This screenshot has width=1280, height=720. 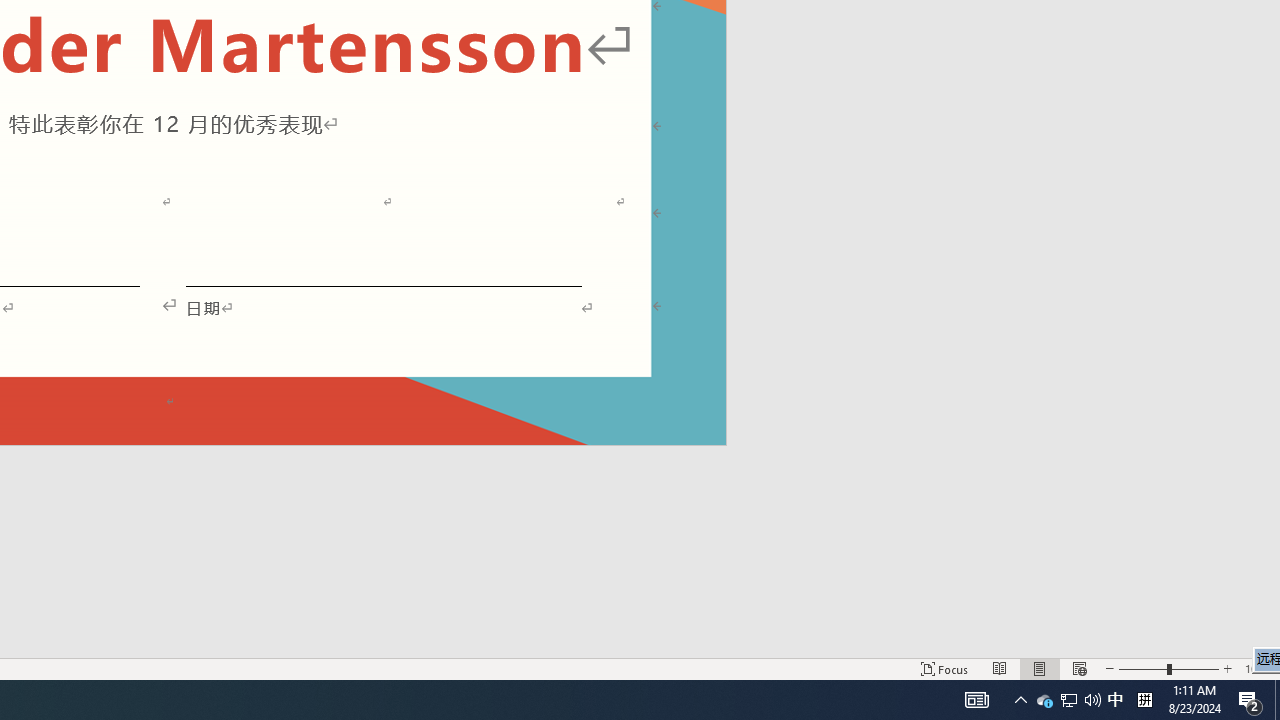 What do you see at coordinates (1000, 669) in the screenshot?
I see `'Read Mode'` at bounding box center [1000, 669].